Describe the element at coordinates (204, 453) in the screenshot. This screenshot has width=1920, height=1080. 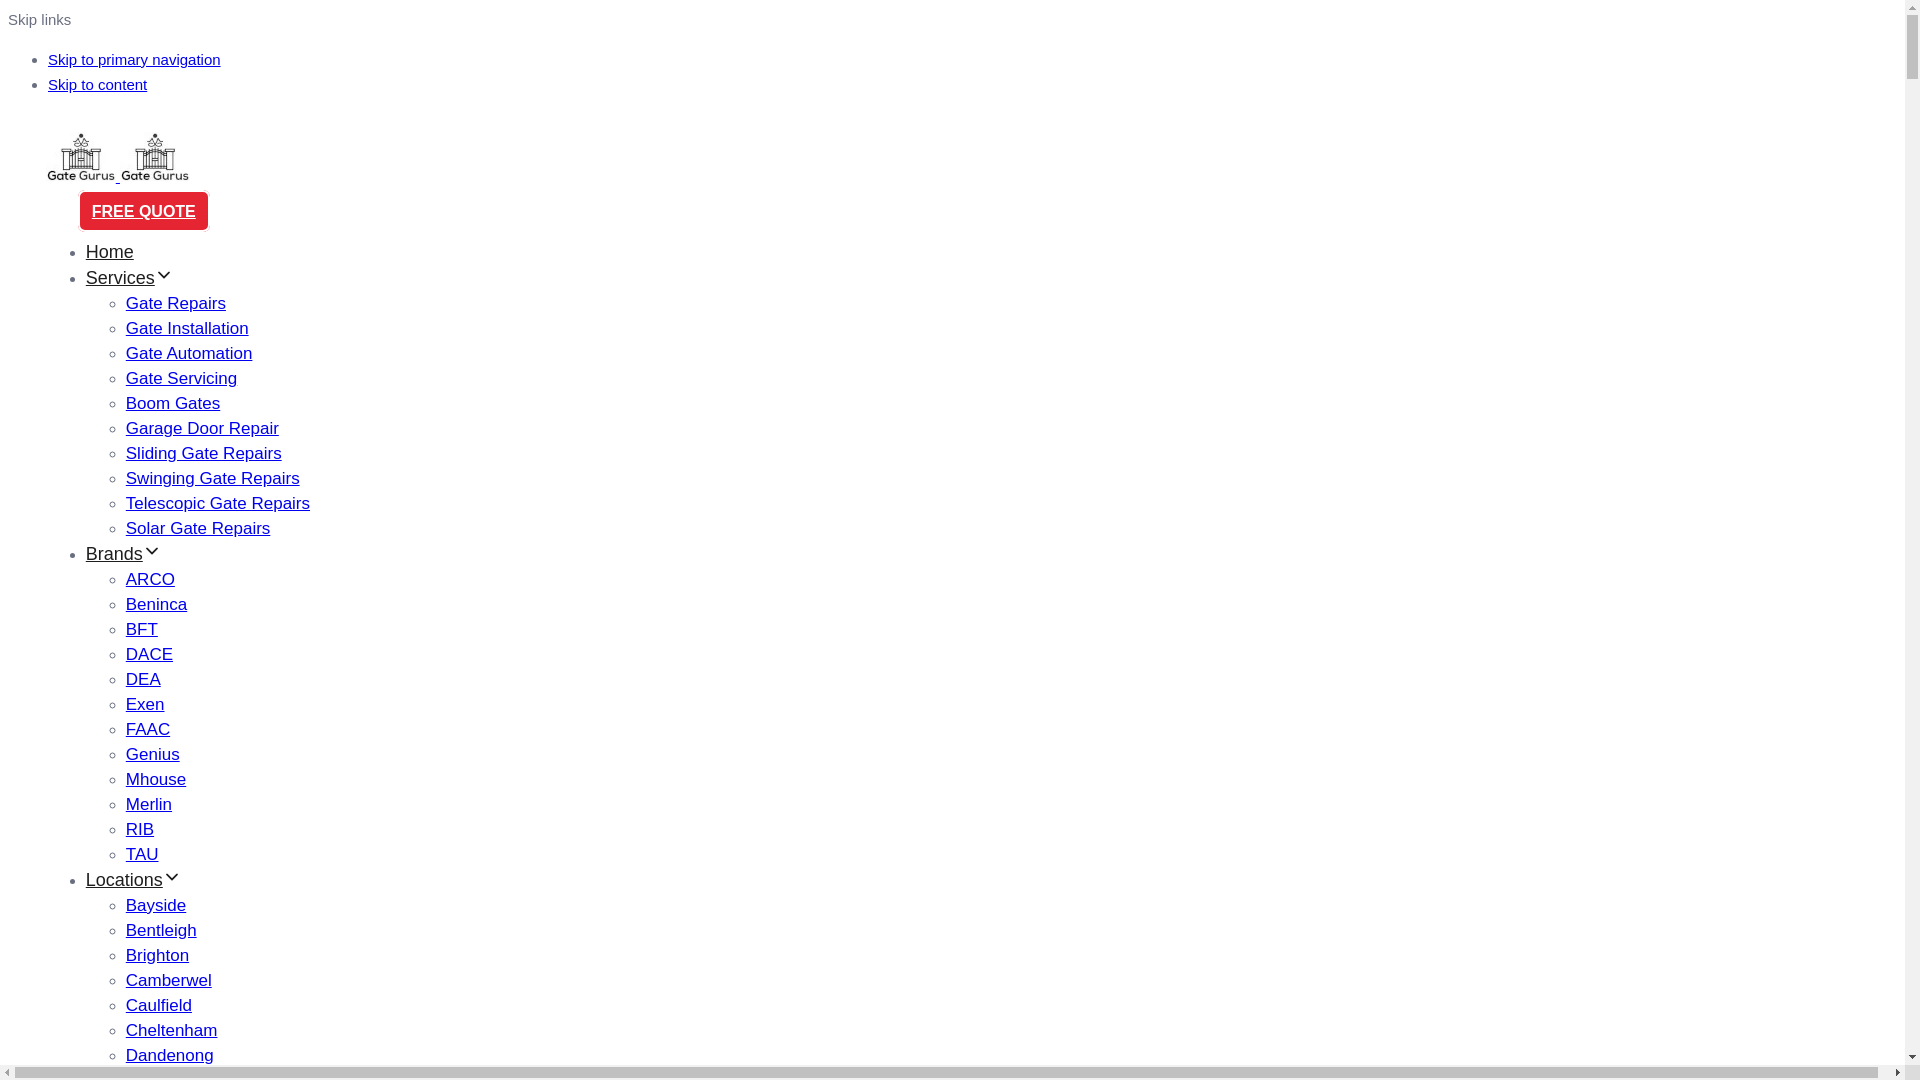
I see `'Sliding Gate Repairs'` at that location.